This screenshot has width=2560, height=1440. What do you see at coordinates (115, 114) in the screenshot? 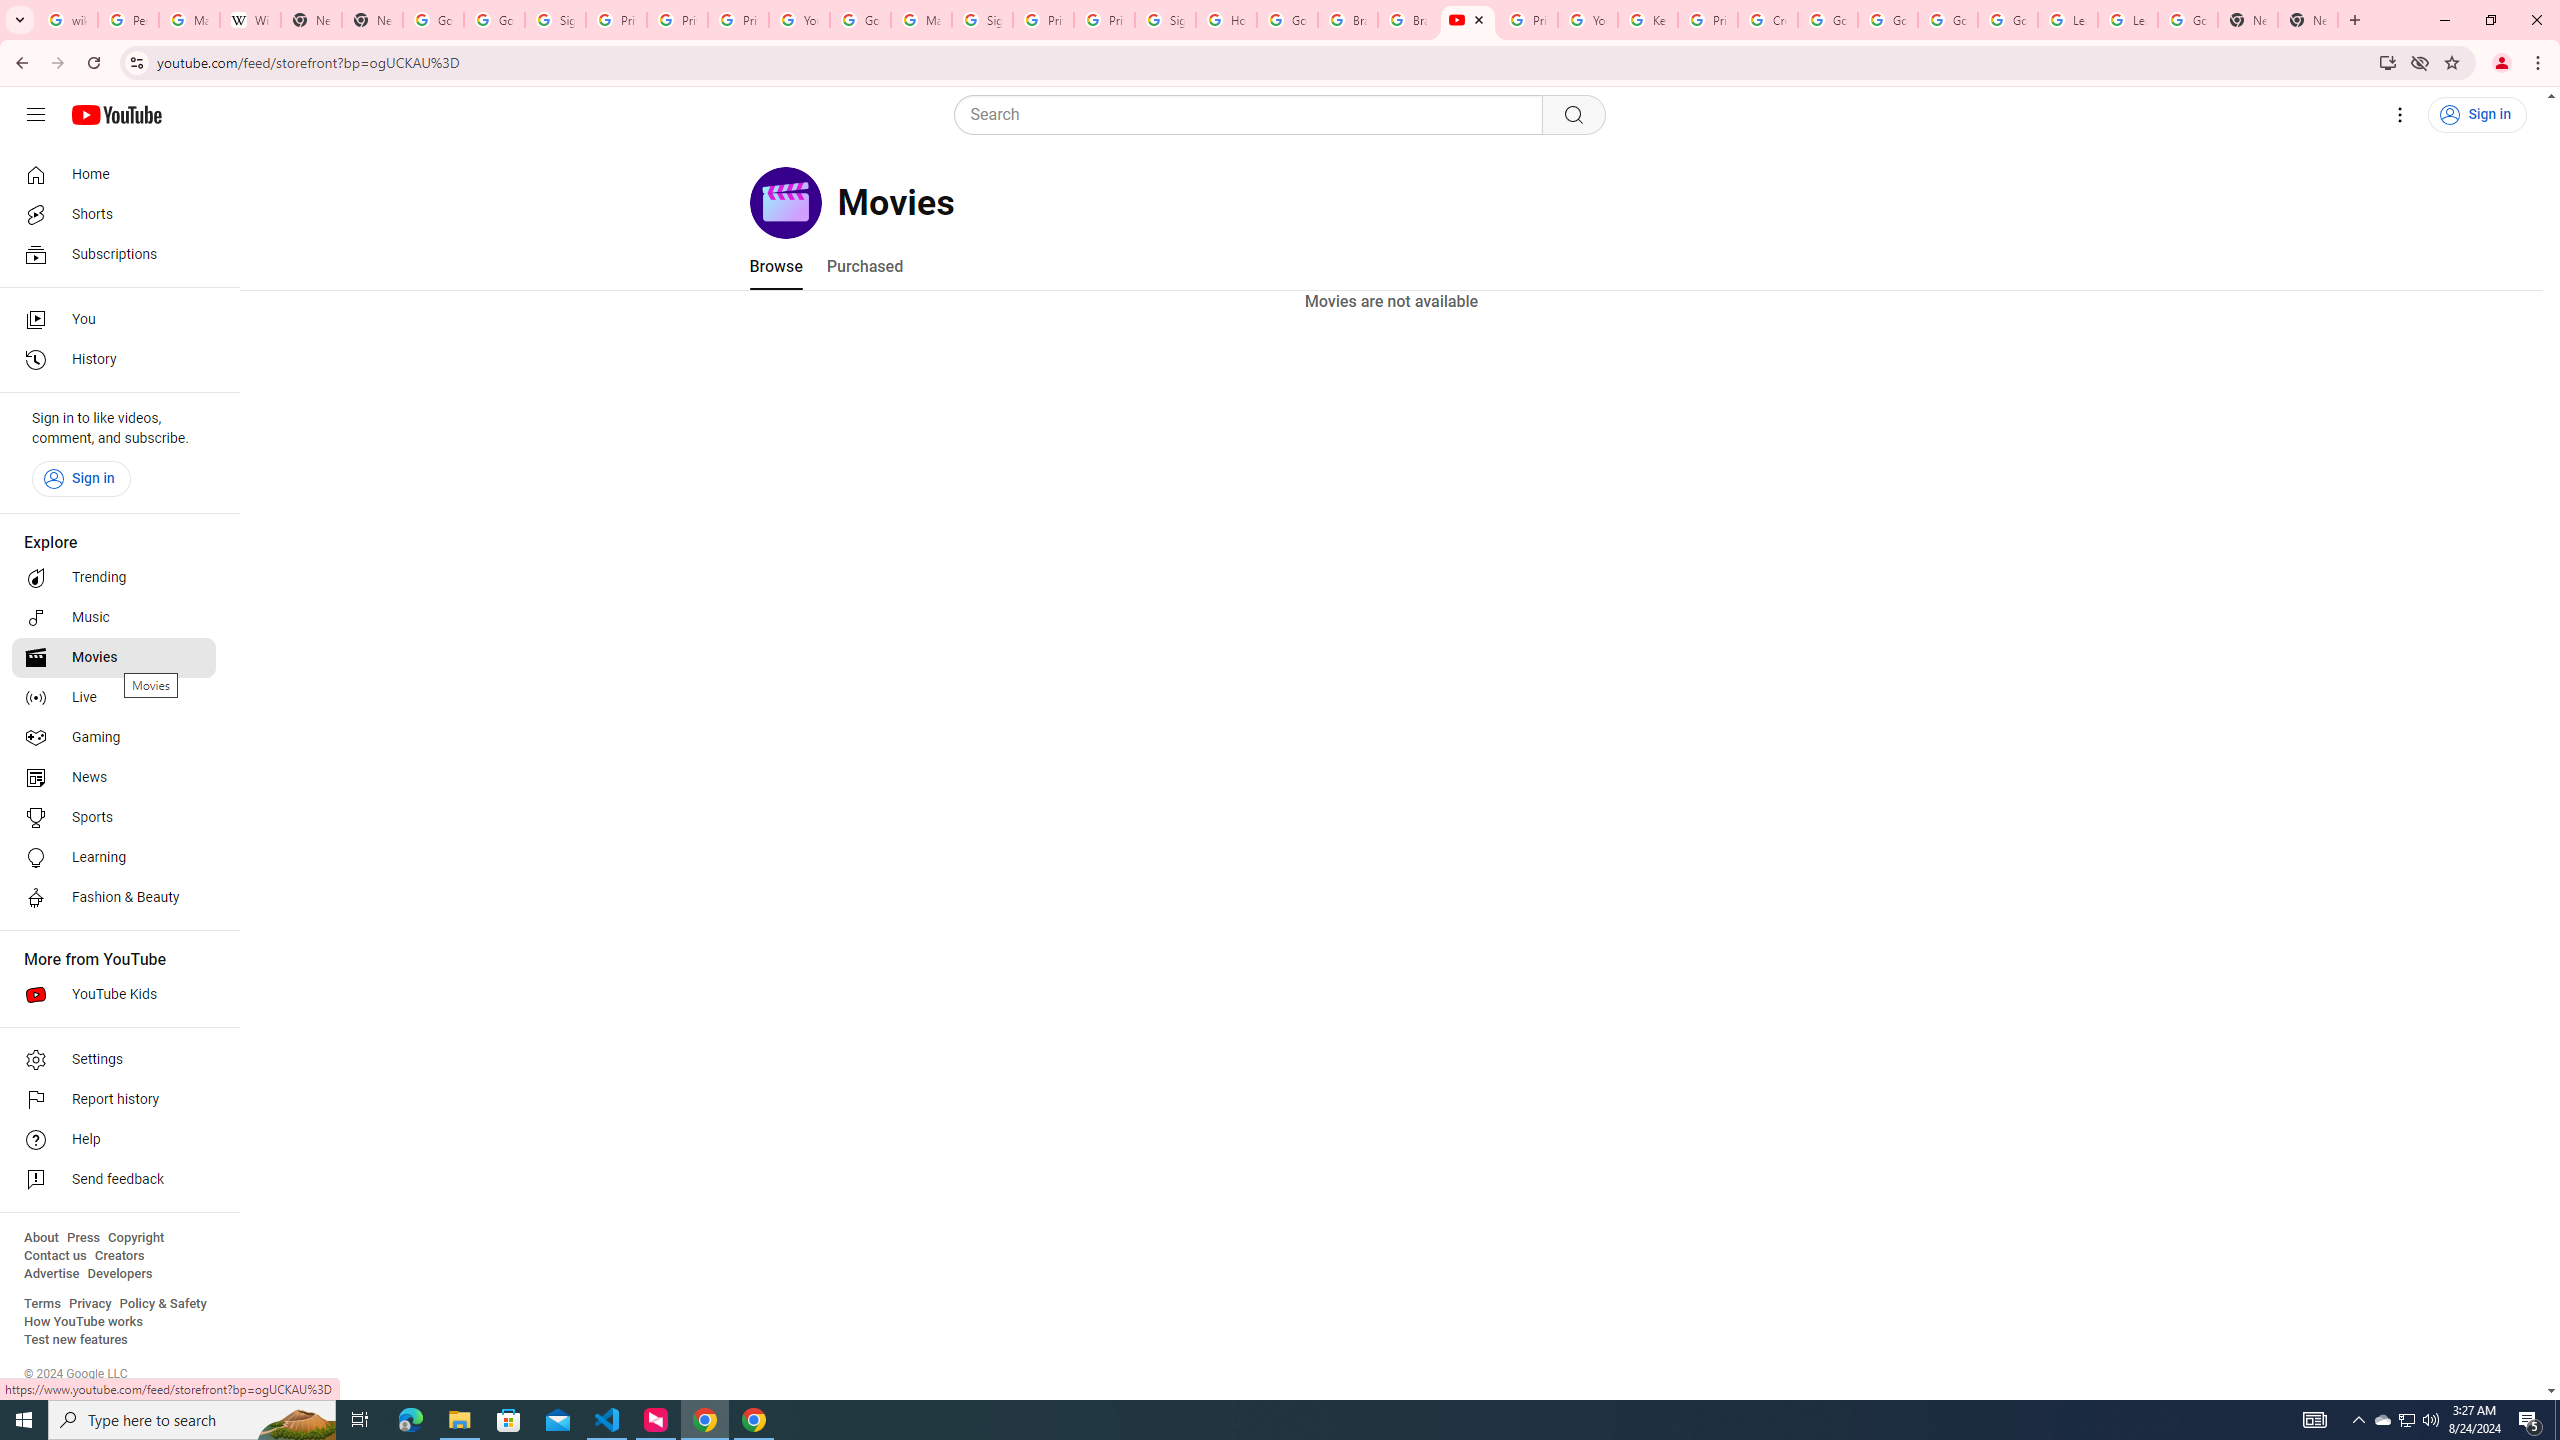
I see `'YouTube Home'` at bounding box center [115, 114].